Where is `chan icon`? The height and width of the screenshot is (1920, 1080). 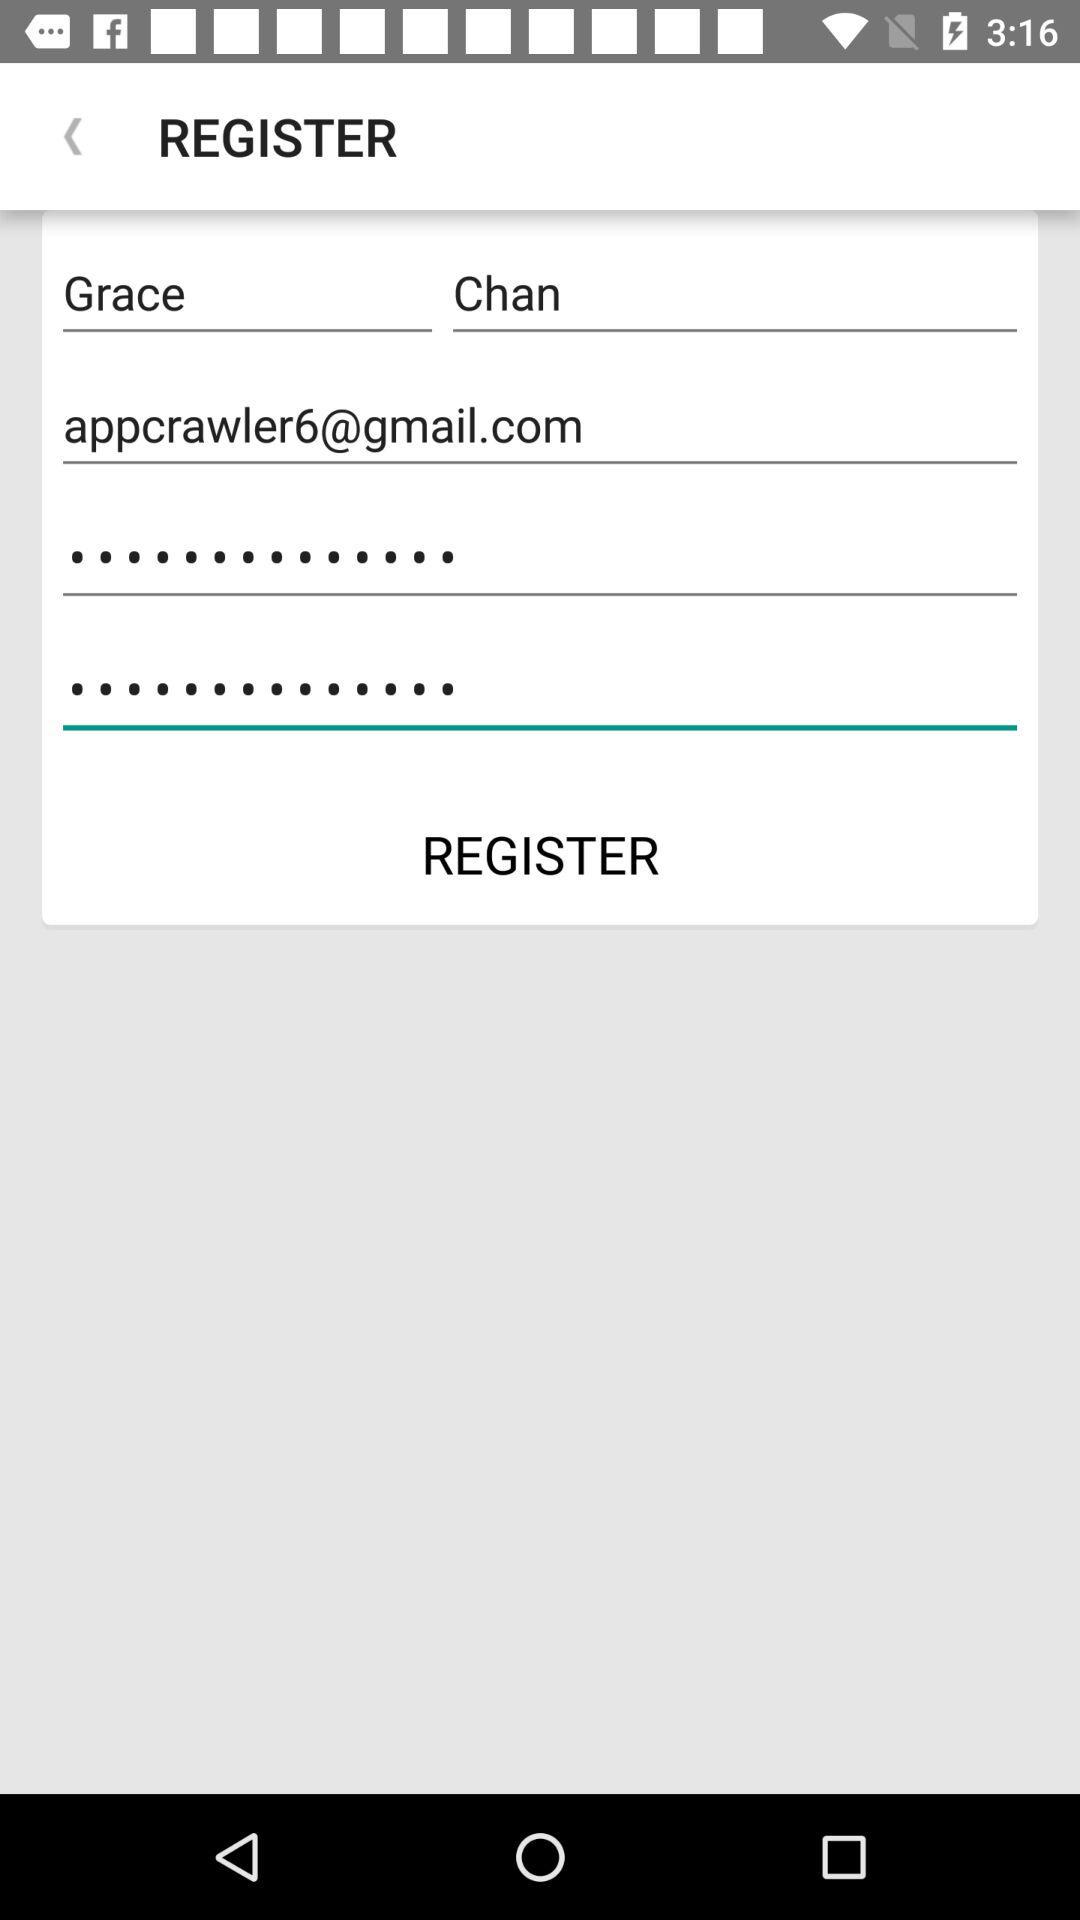
chan icon is located at coordinates (735, 292).